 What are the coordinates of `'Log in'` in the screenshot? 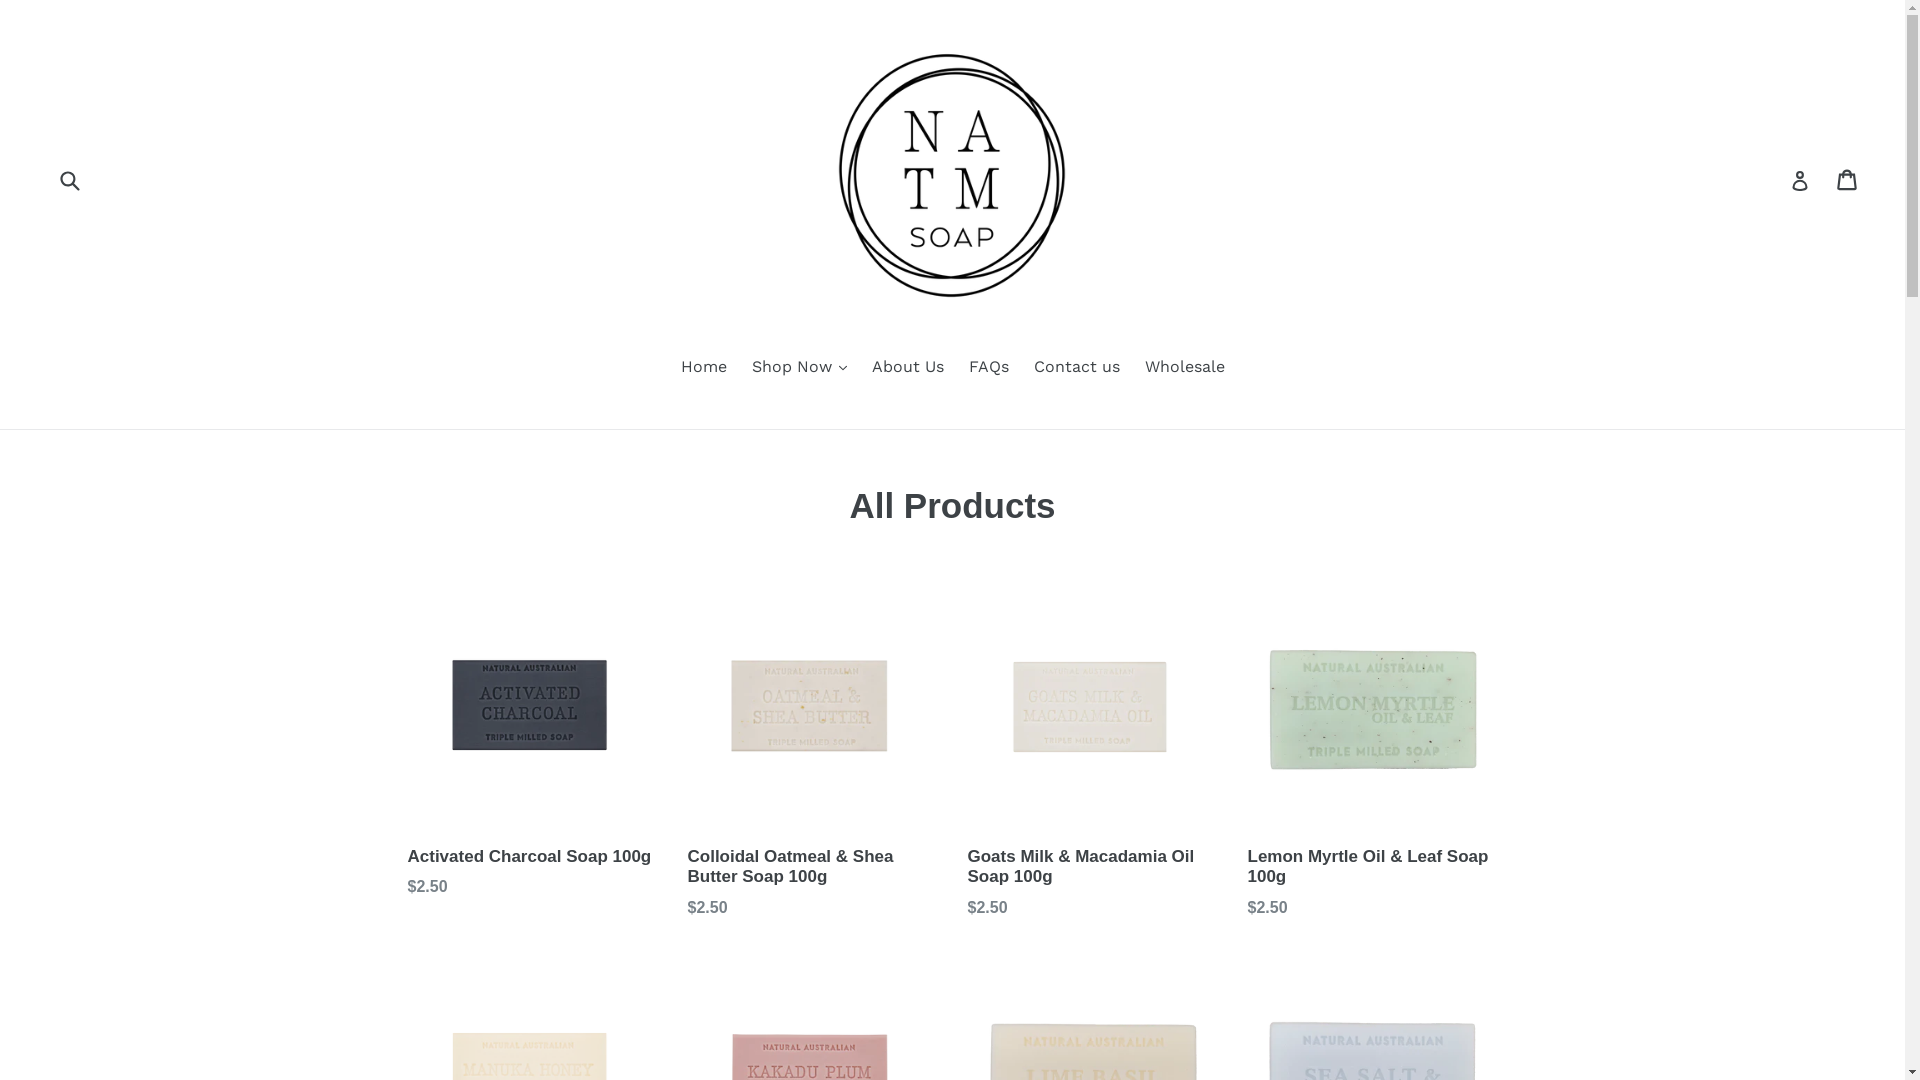 It's located at (1800, 180).